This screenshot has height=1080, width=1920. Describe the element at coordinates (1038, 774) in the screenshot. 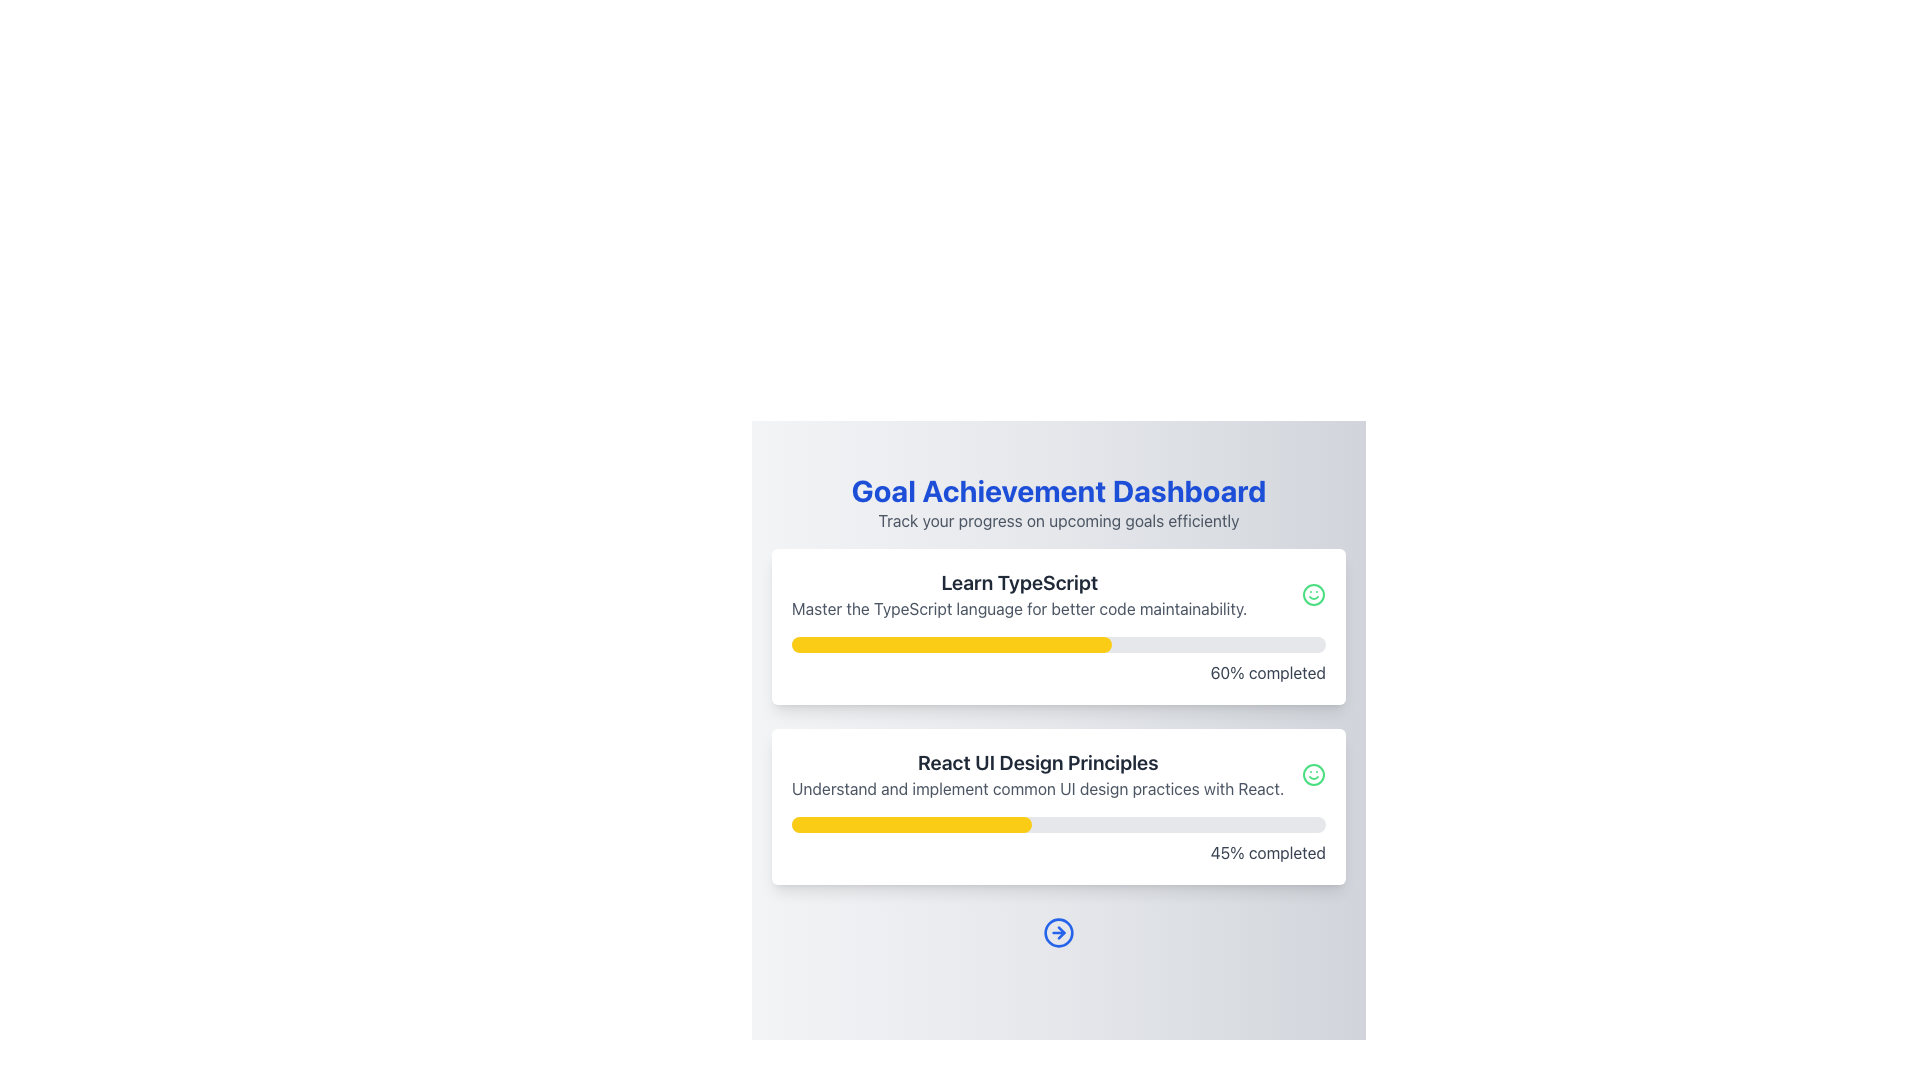

I see `text content that states 'React UI Design Principles' and 'Understand and implement common UI design practices with React.' located below the 'Learn TypeScript' text block in the Goal Achievement Dashboard` at that location.